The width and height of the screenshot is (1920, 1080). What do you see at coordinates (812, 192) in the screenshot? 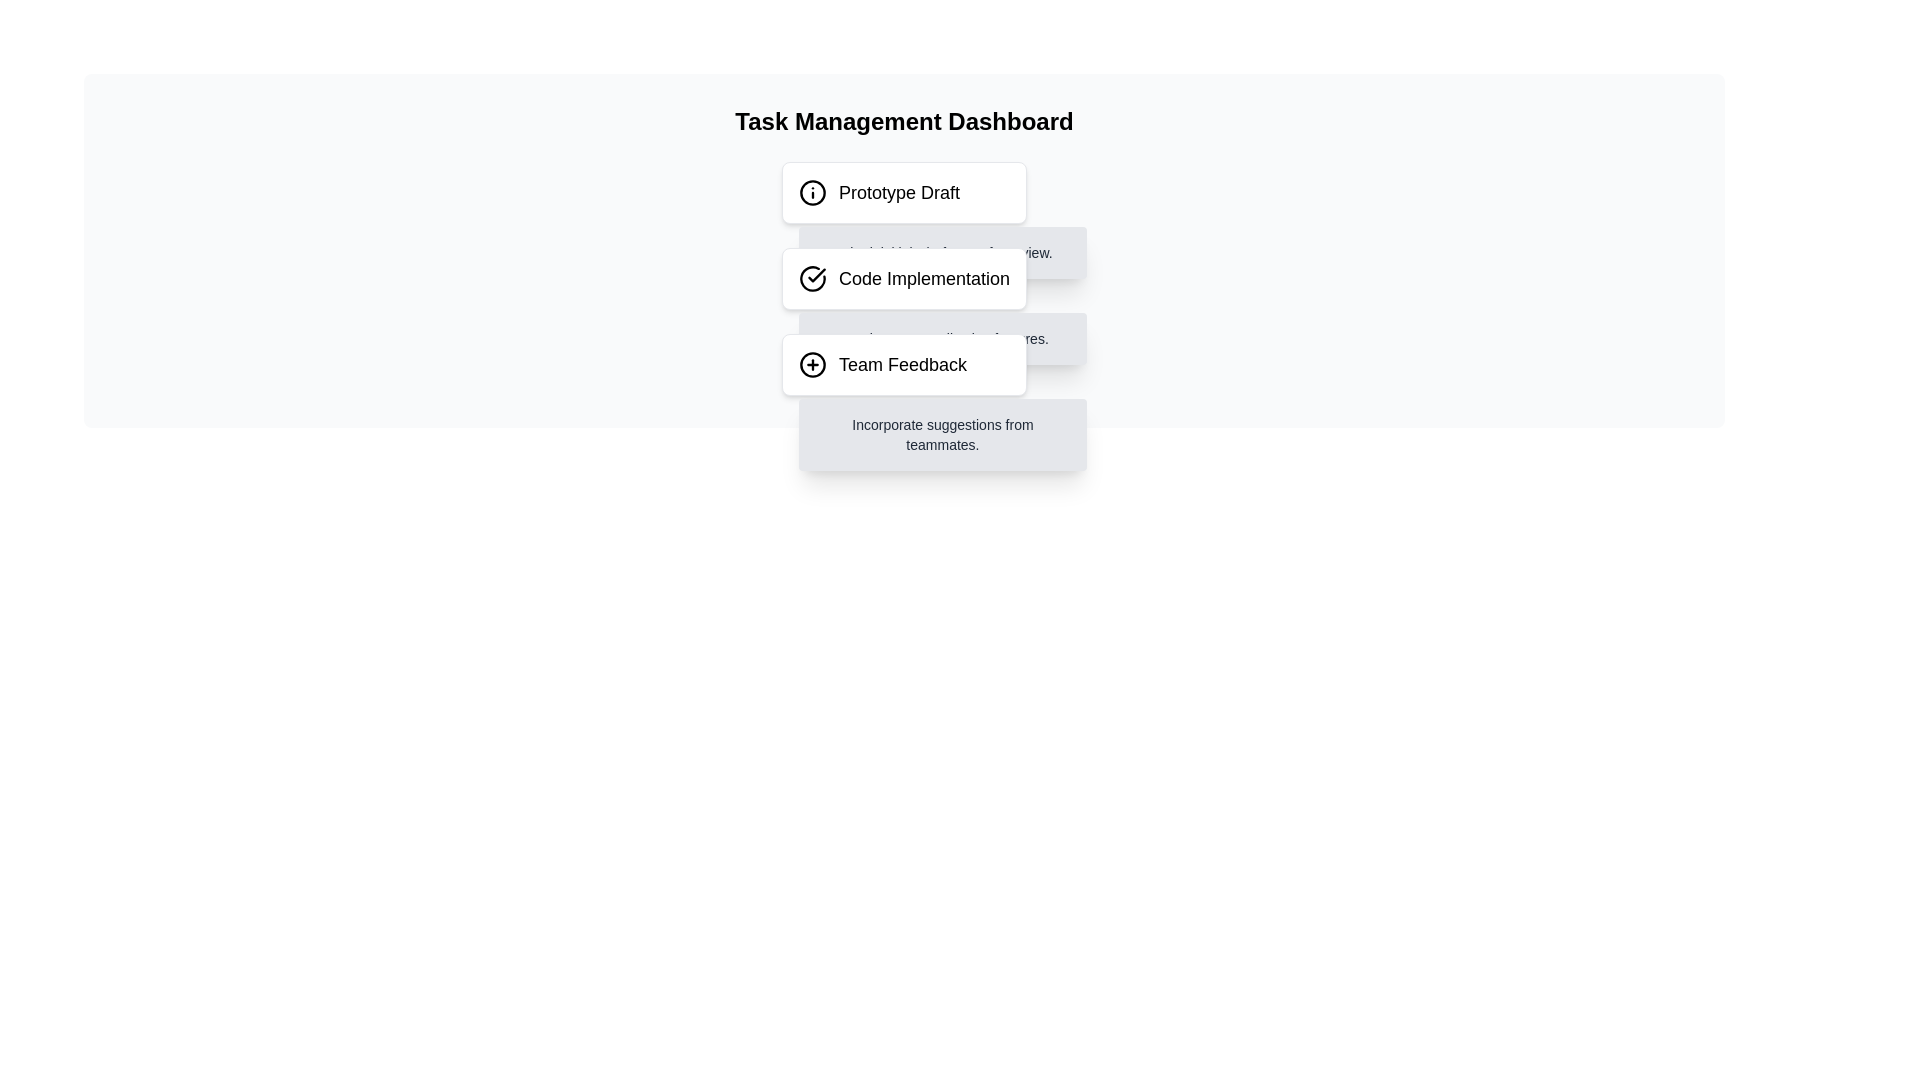
I see `the circular information icon located to the left of the text 'Prototype Draft'` at bounding box center [812, 192].